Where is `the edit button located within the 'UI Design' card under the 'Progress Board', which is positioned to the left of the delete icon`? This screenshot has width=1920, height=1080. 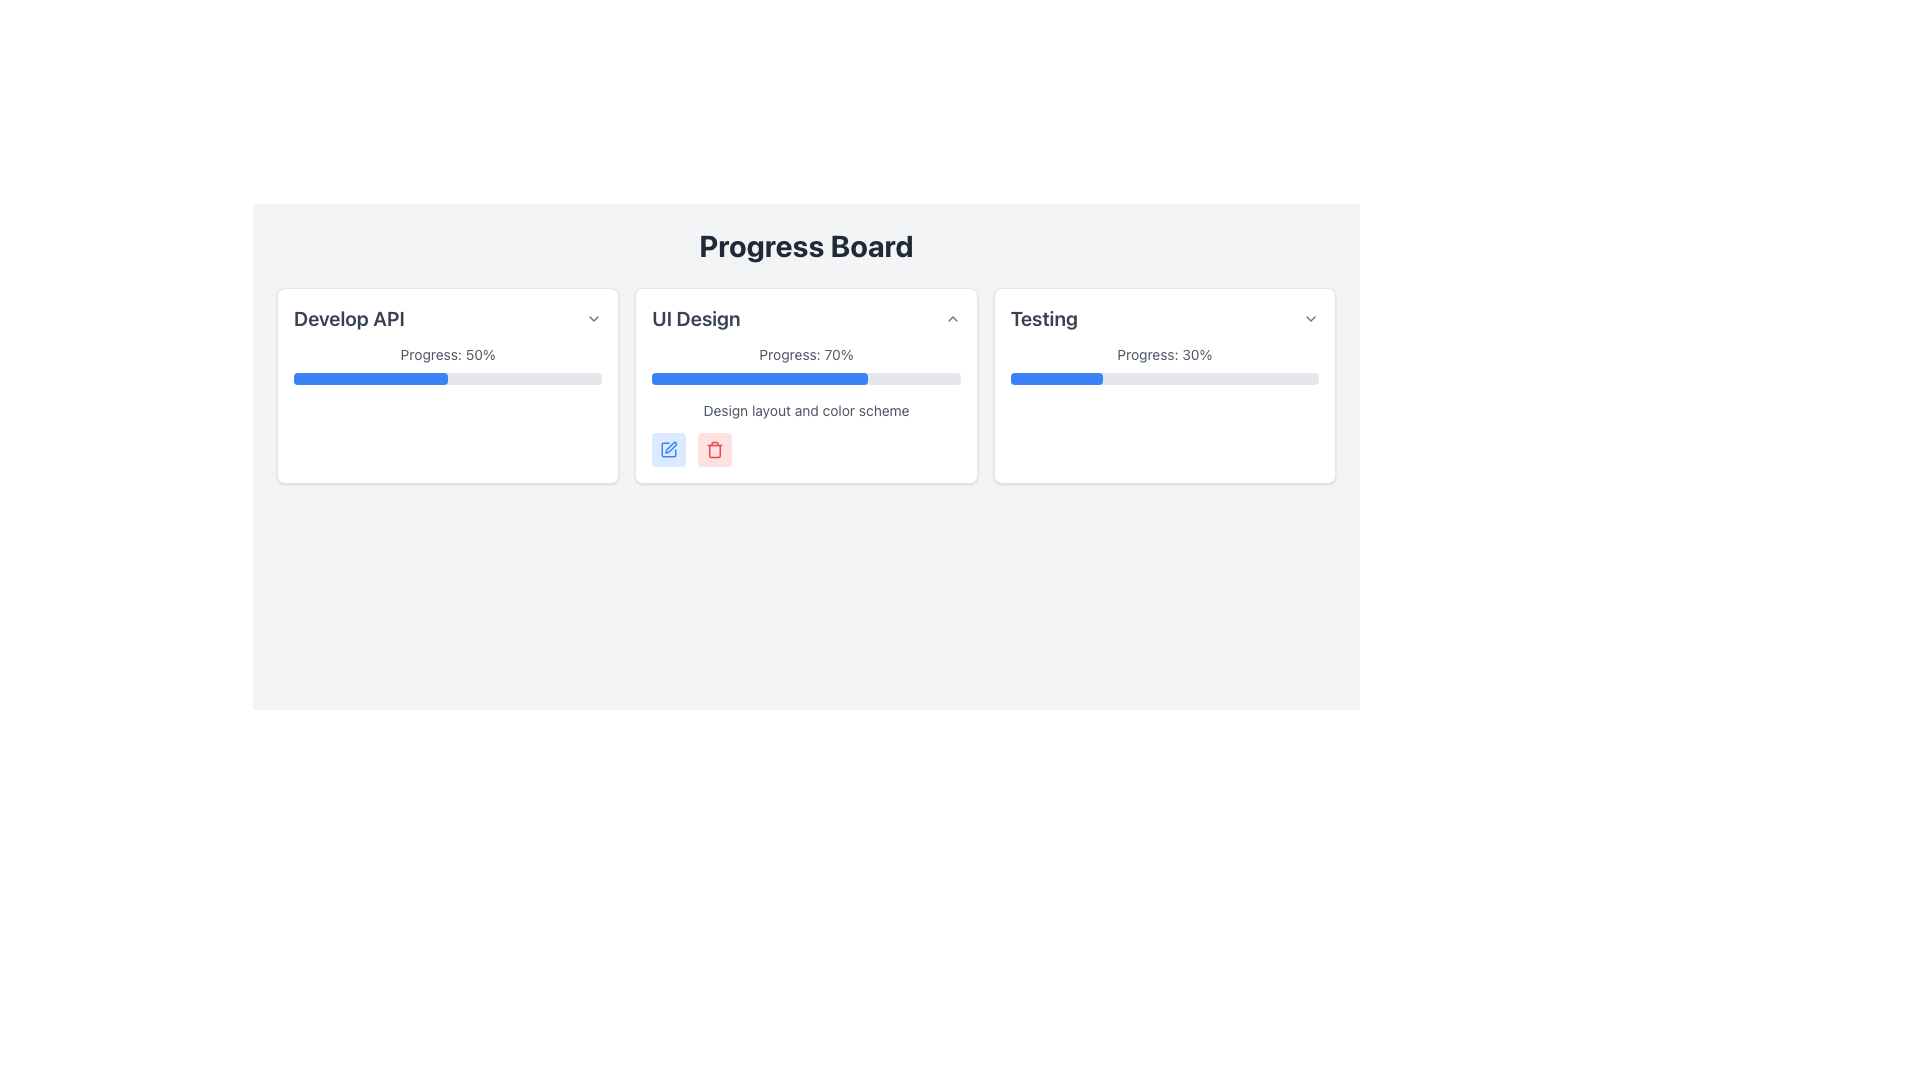
the edit button located within the 'UI Design' card under the 'Progress Board', which is positioned to the left of the delete icon is located at coordinates (671, 446).